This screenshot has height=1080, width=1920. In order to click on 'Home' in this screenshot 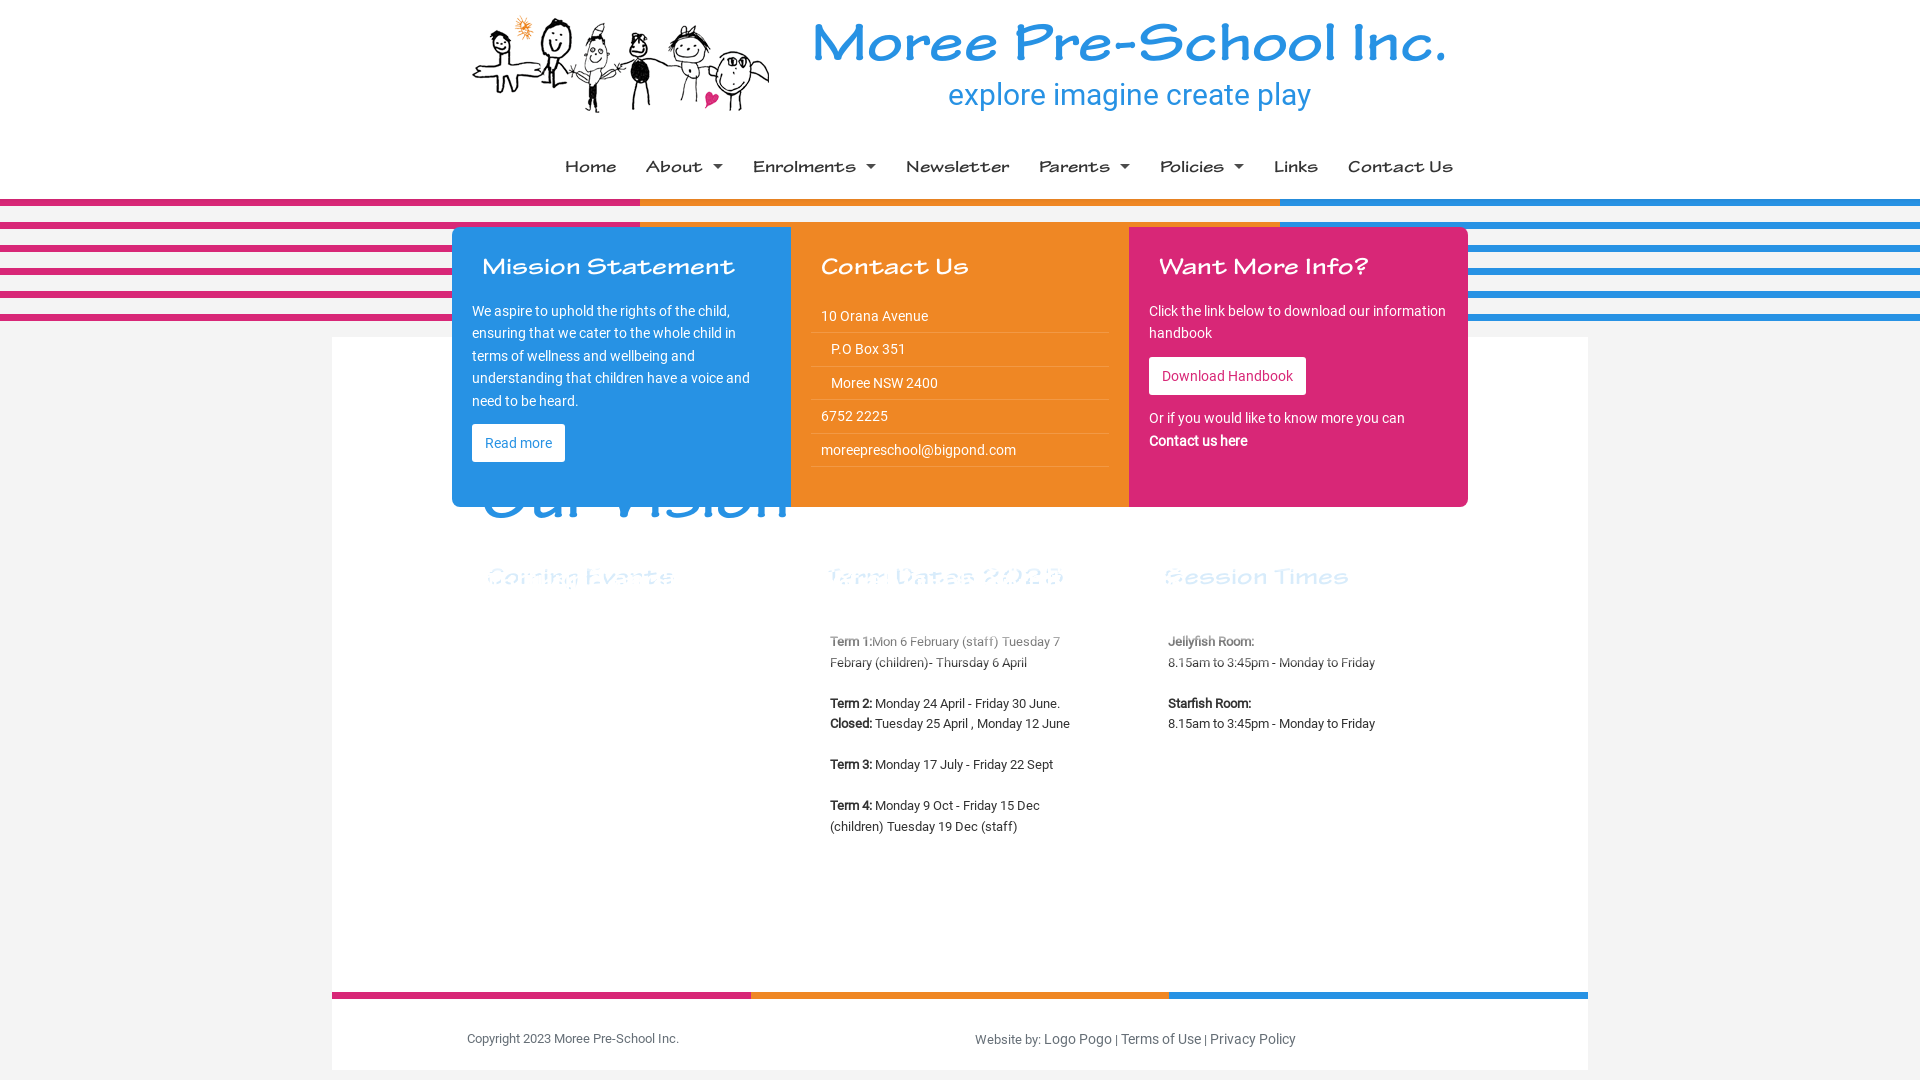, I will do `click(550, 165)`.